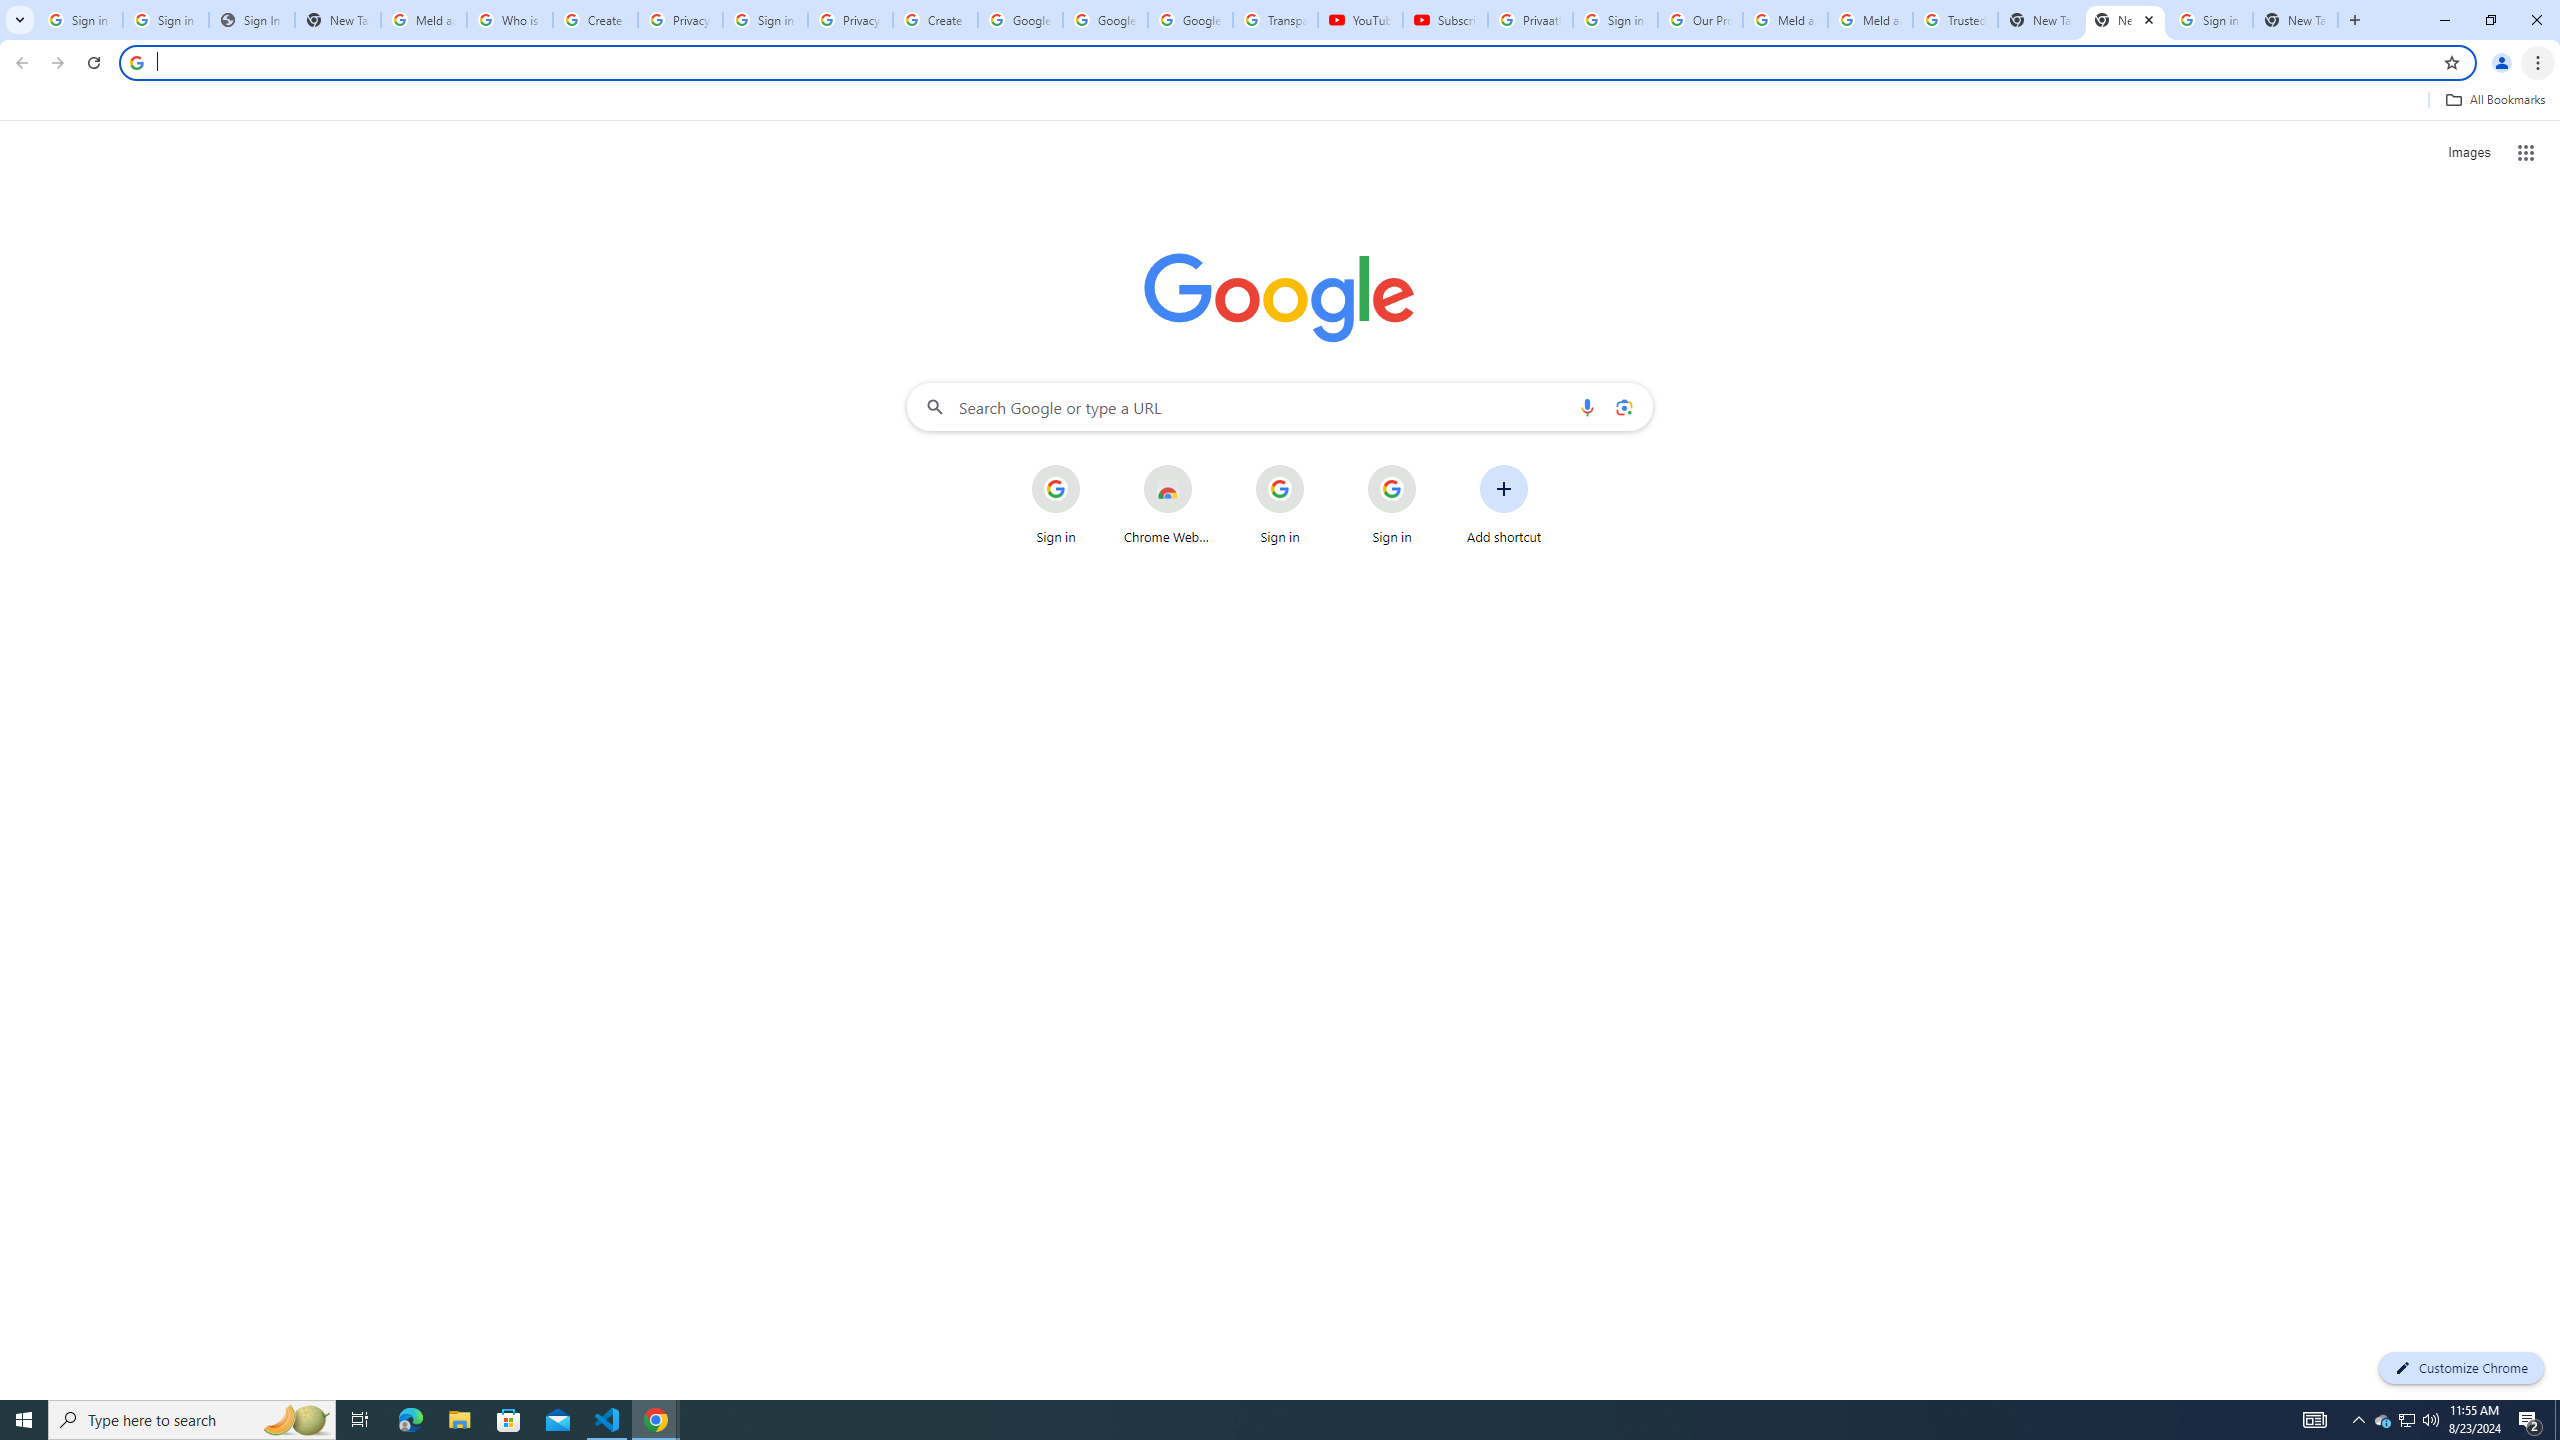 The height and width of the screenshot is (1440, 2560). I want to click on 'Subscriptions - YouTube', so click(1446, 19).